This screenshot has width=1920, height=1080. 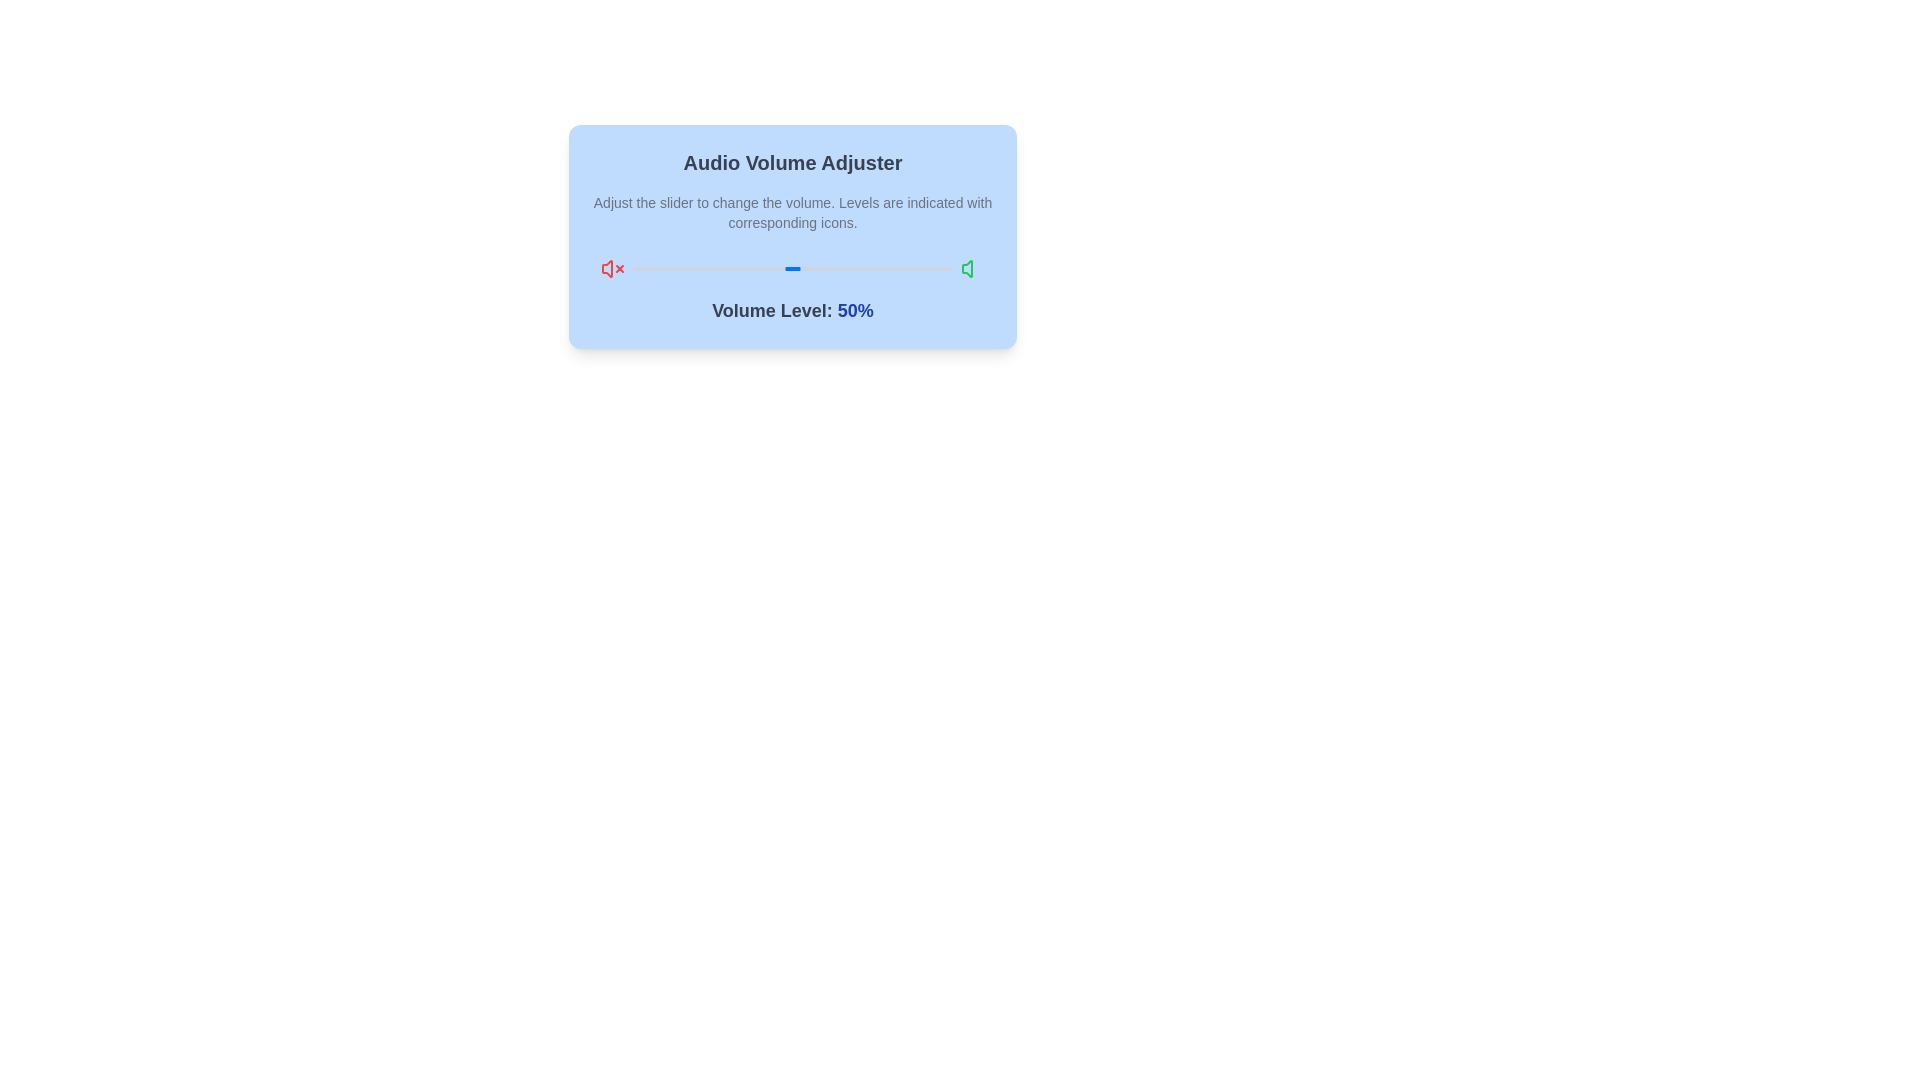 I want to click on the volume slider to set the volume to 94%, so click(x=932, y=268).